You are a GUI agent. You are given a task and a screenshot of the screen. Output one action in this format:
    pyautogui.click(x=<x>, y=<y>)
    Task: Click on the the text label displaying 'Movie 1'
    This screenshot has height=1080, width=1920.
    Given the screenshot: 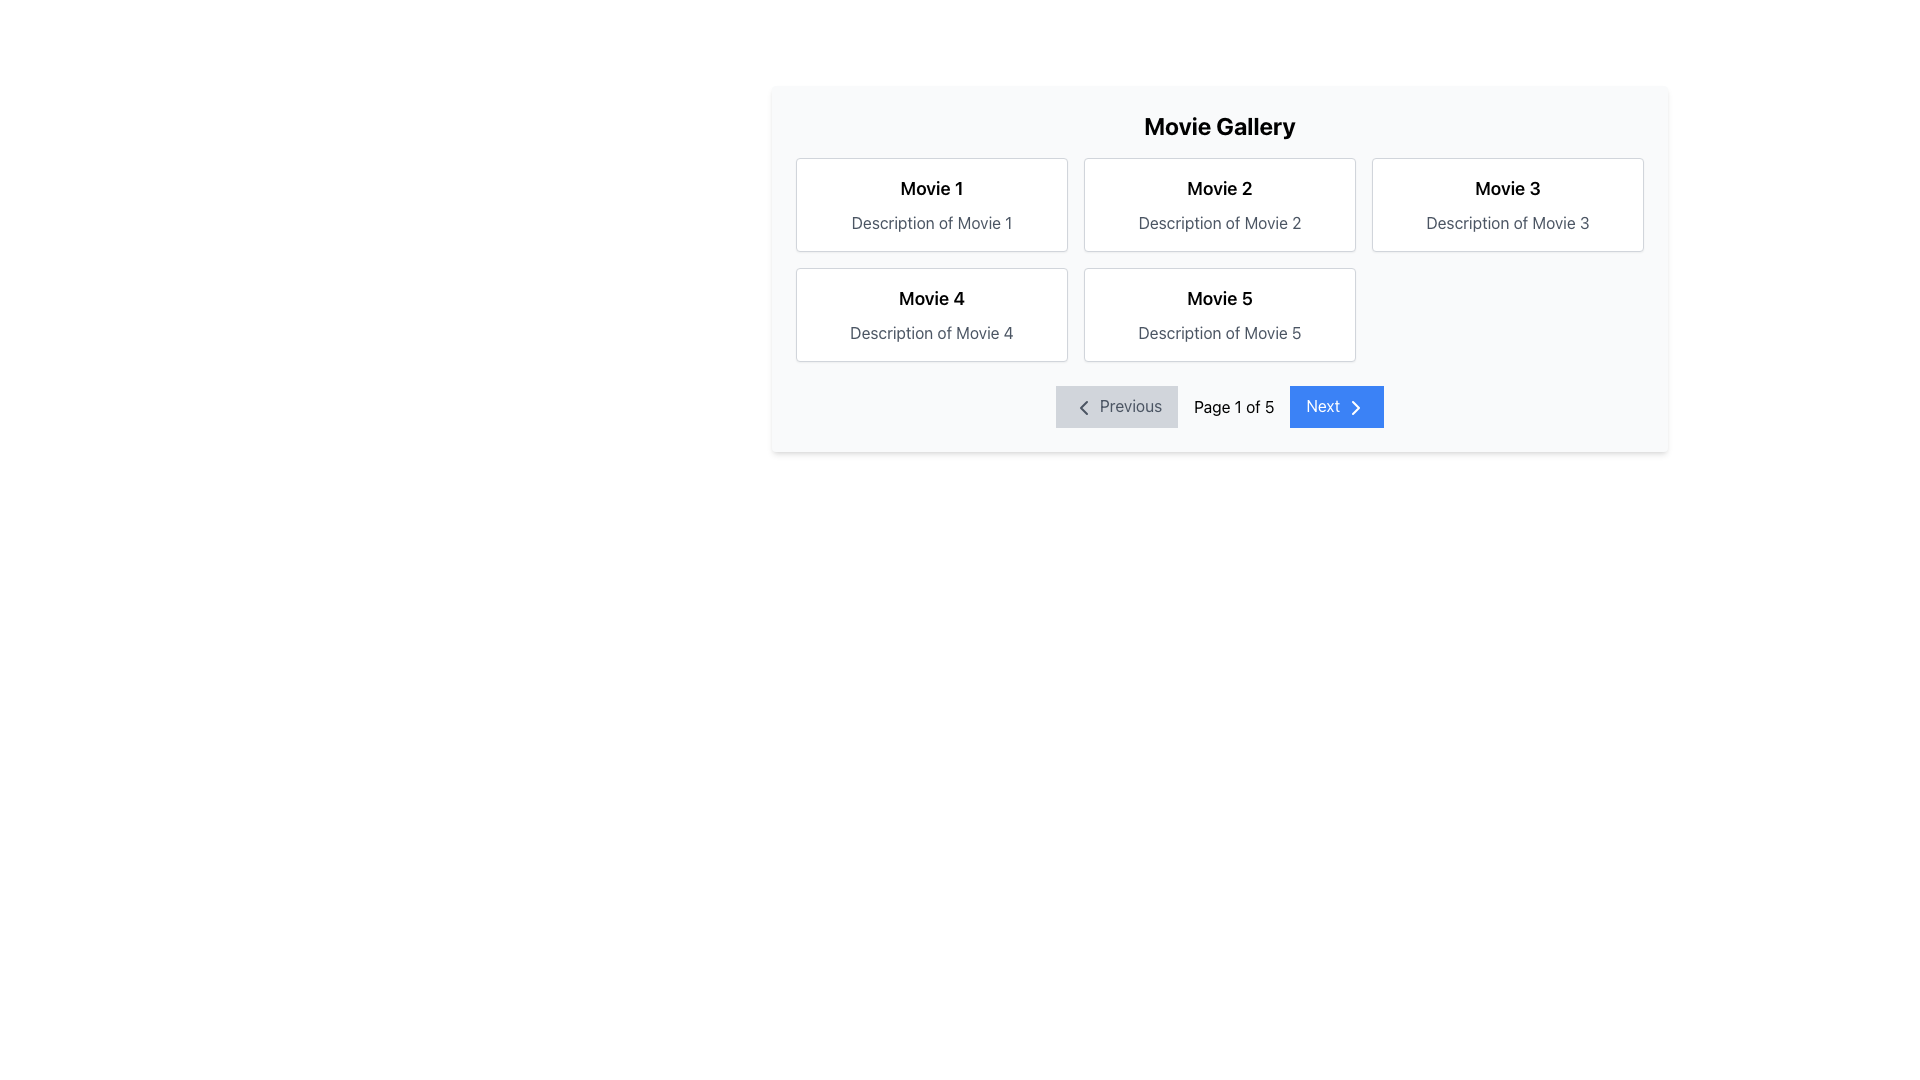 What is the action you would take?
    pyautogui.click(x=930, y=189)
    